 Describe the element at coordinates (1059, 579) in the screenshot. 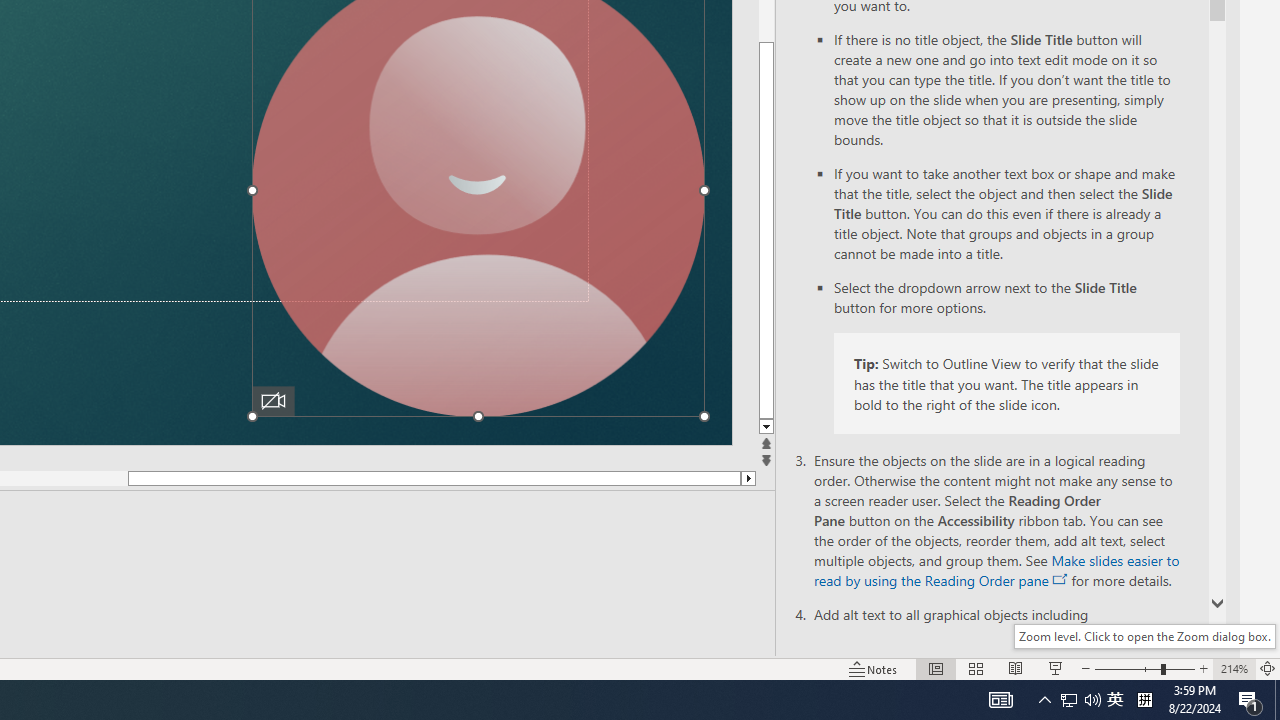

I see `'openinnewwindow'` at that location.